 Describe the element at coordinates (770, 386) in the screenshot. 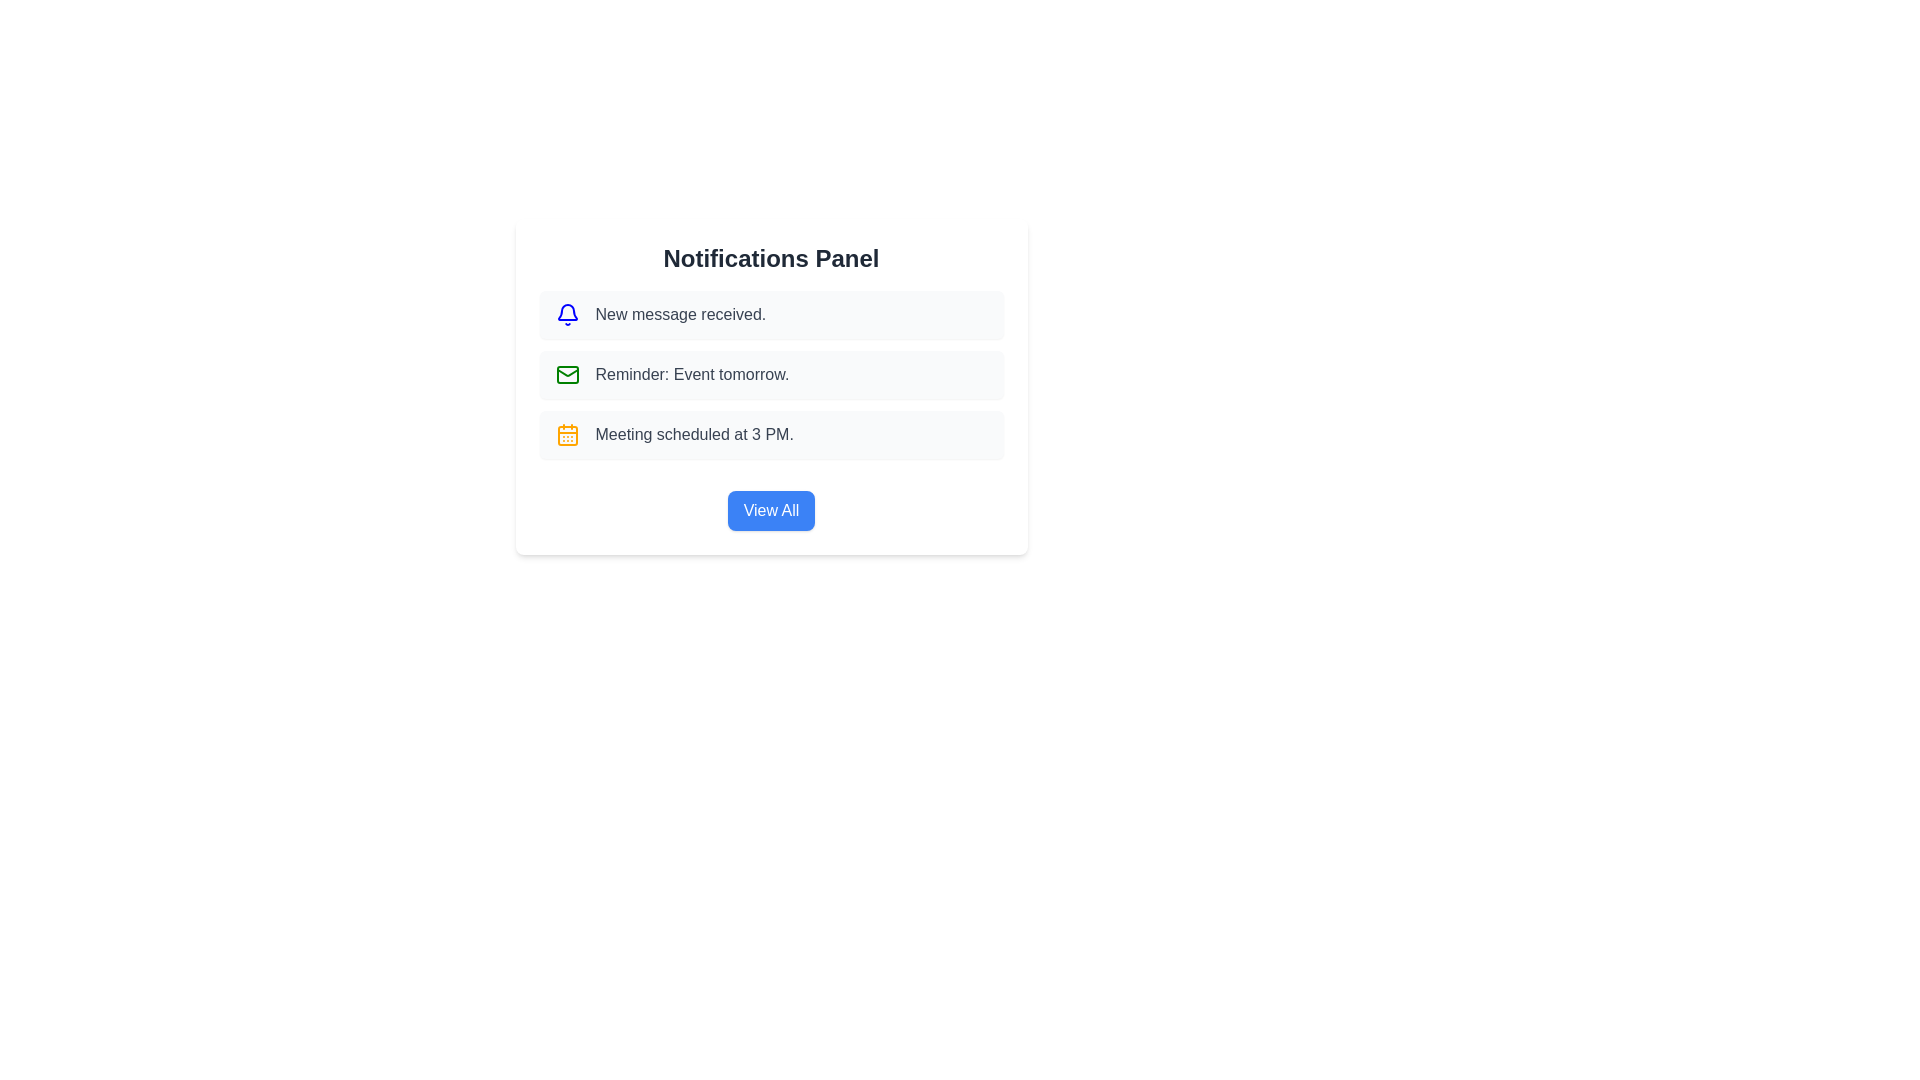

I see `the notification item titled 'Reminder: Event tomorrow.'` at that location.